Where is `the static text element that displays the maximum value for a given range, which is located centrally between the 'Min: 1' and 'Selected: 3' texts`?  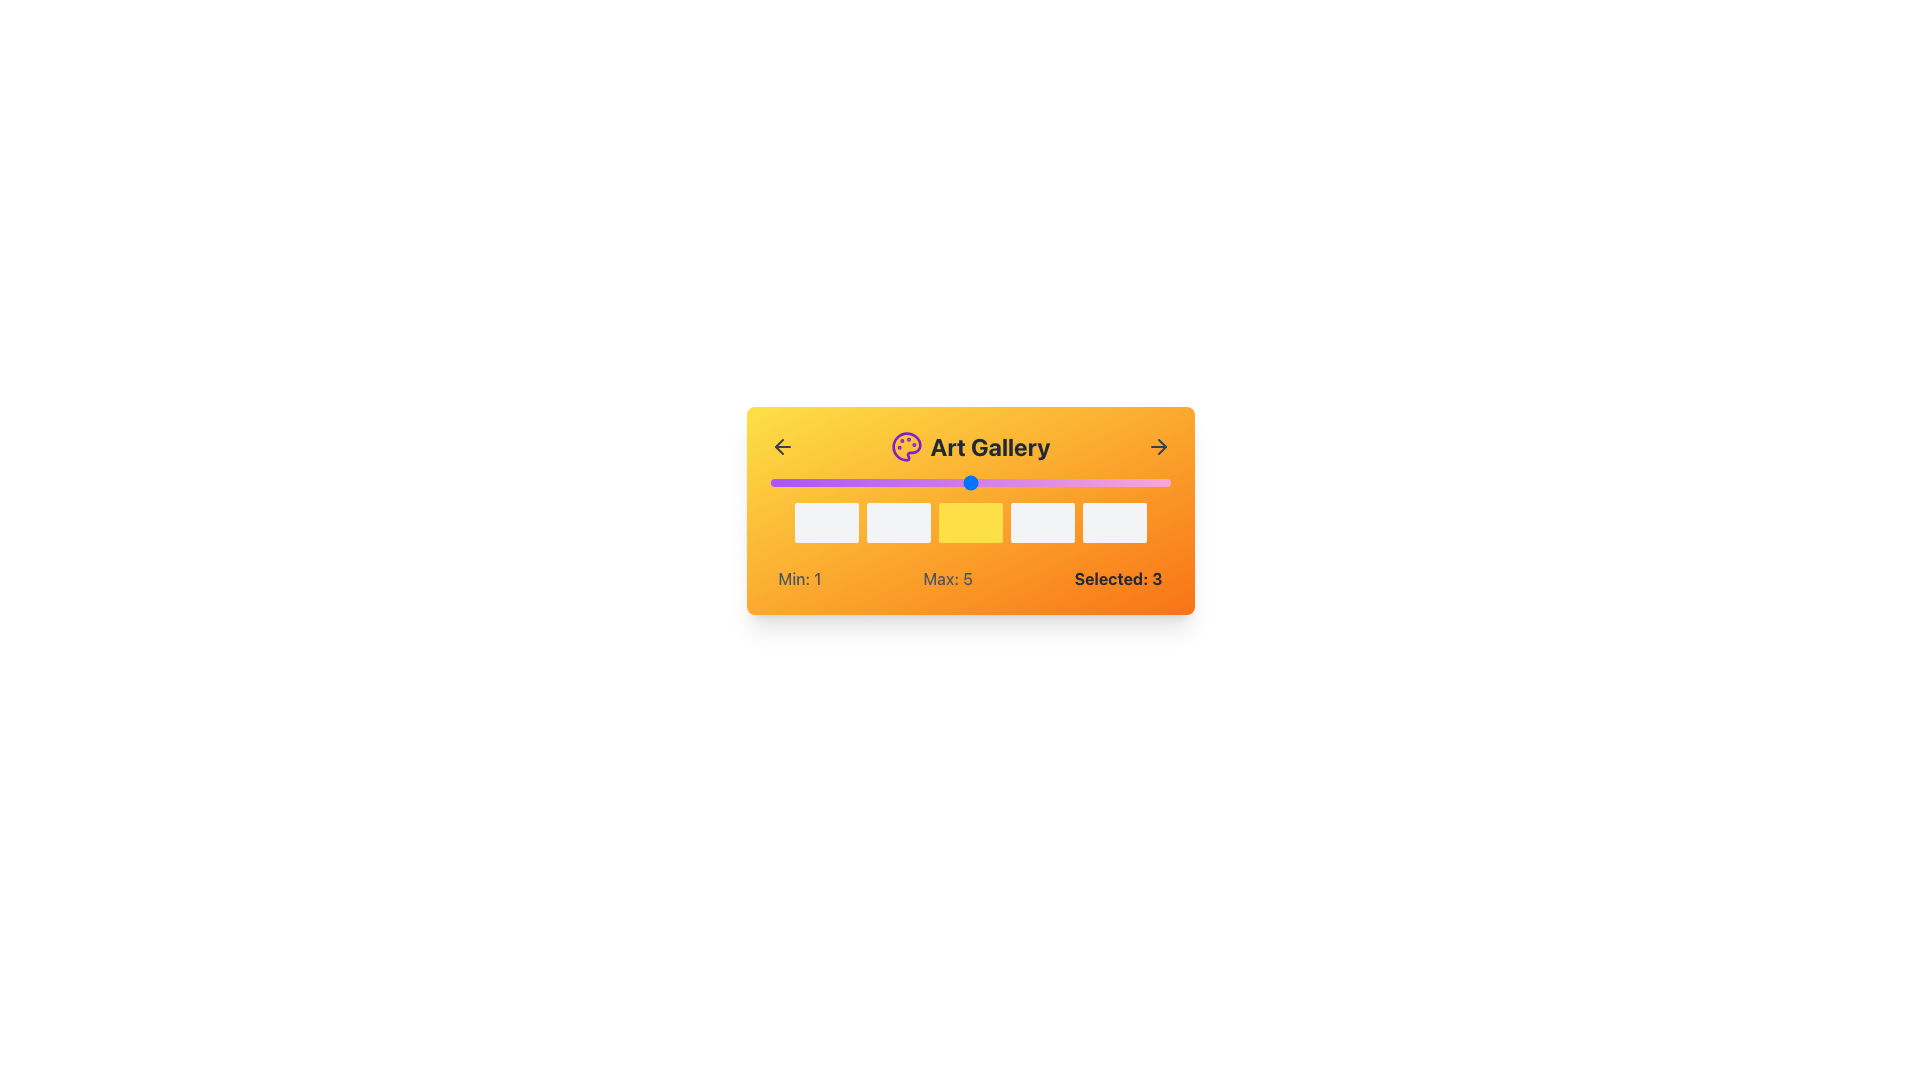 the static text element that displays the maximum value for a given range, which is located centrally between the 'Min: 1' and 'Selected: 3' texts is located at coordinates (947, 578).